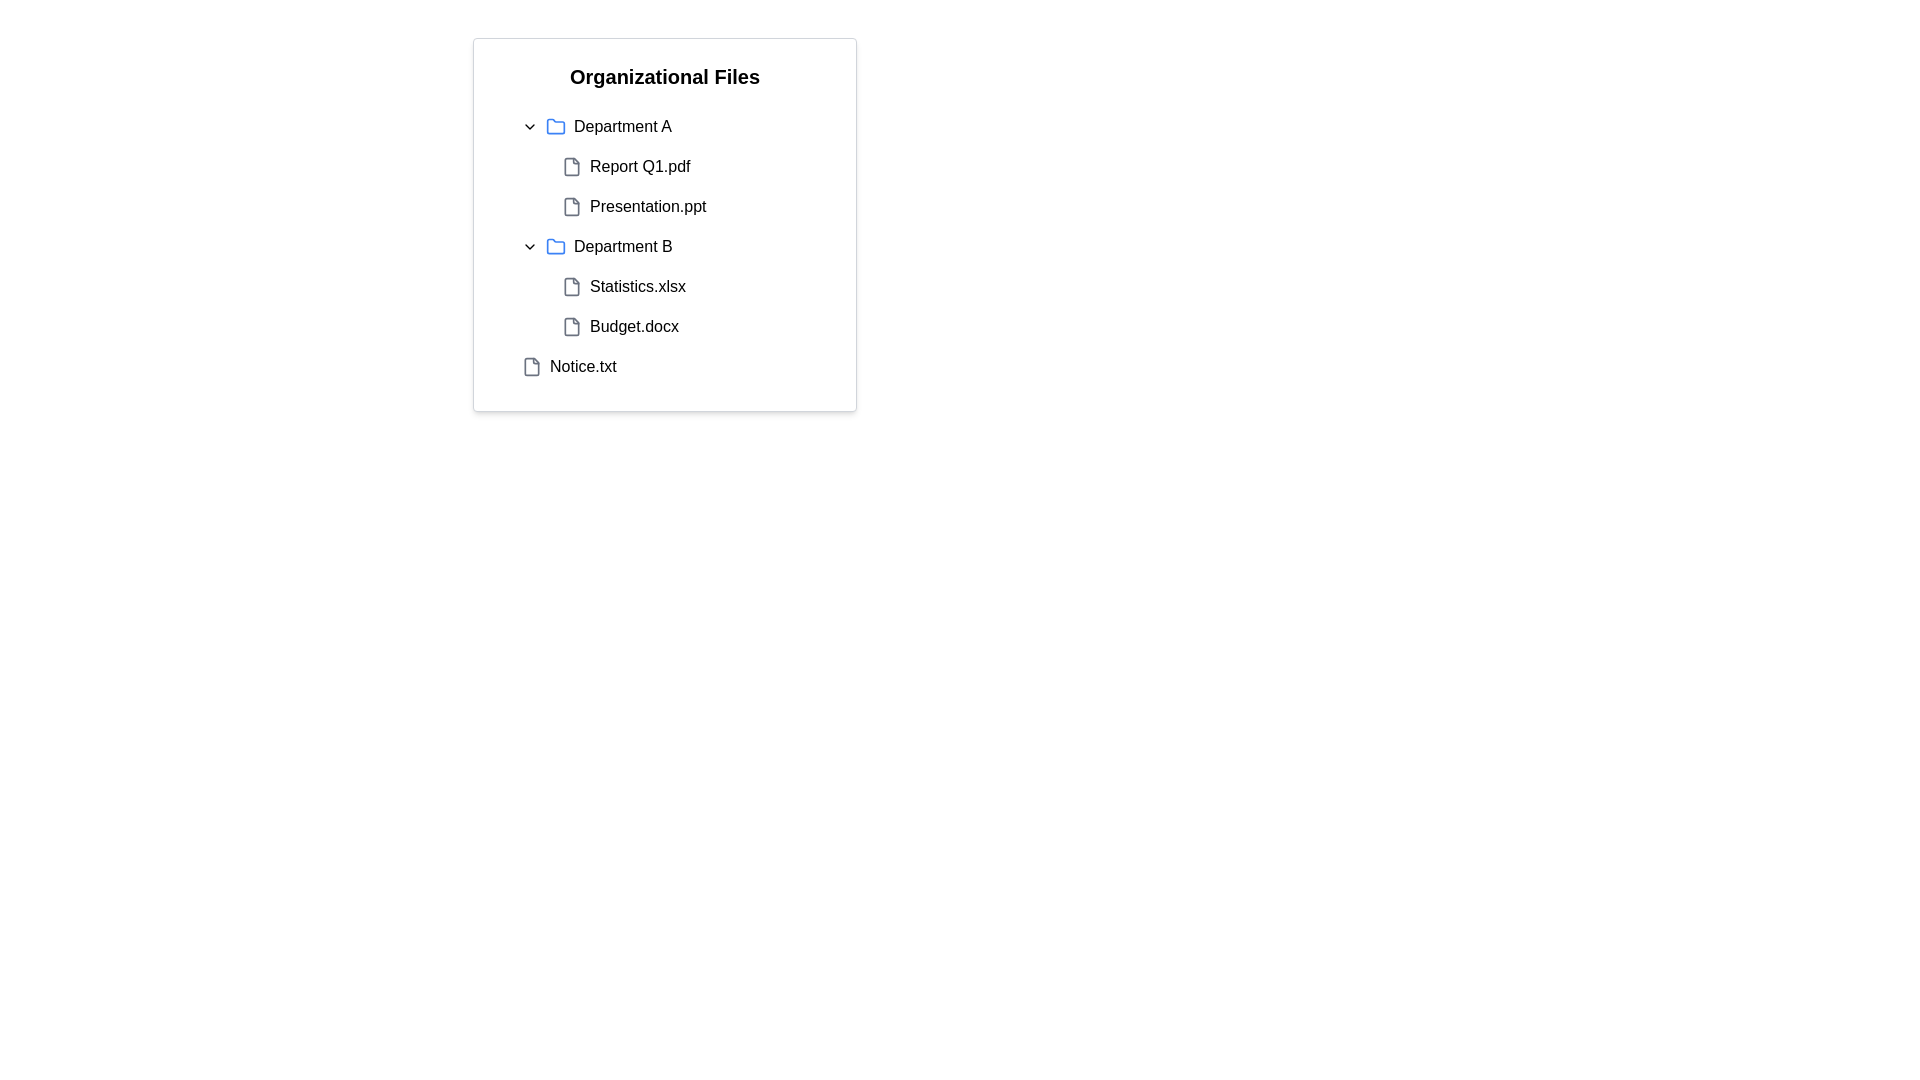  I want to click on the list item labeled 'Statistics.xlsx' in the file navigation layout to trigger hover effects, so click(685, 286).